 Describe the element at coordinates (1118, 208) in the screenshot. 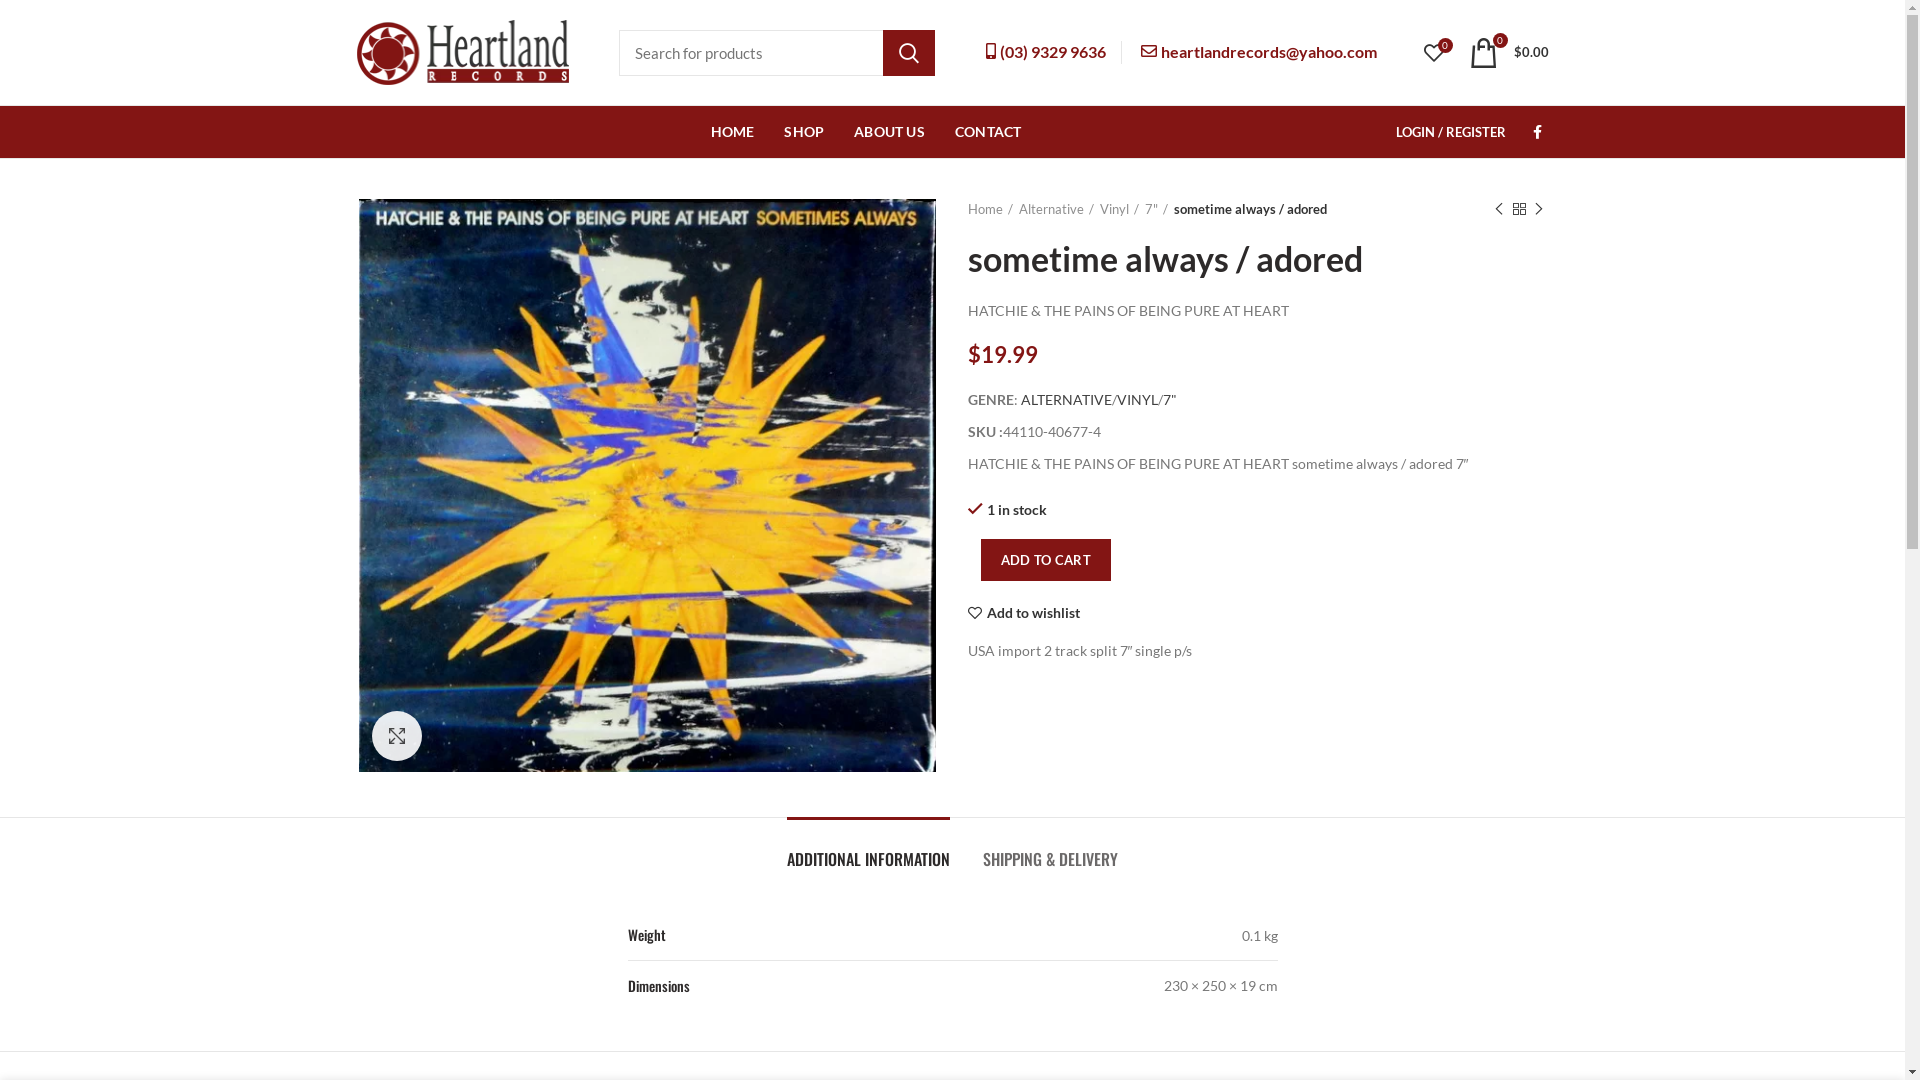

I see `'Vinyl'` at that location.